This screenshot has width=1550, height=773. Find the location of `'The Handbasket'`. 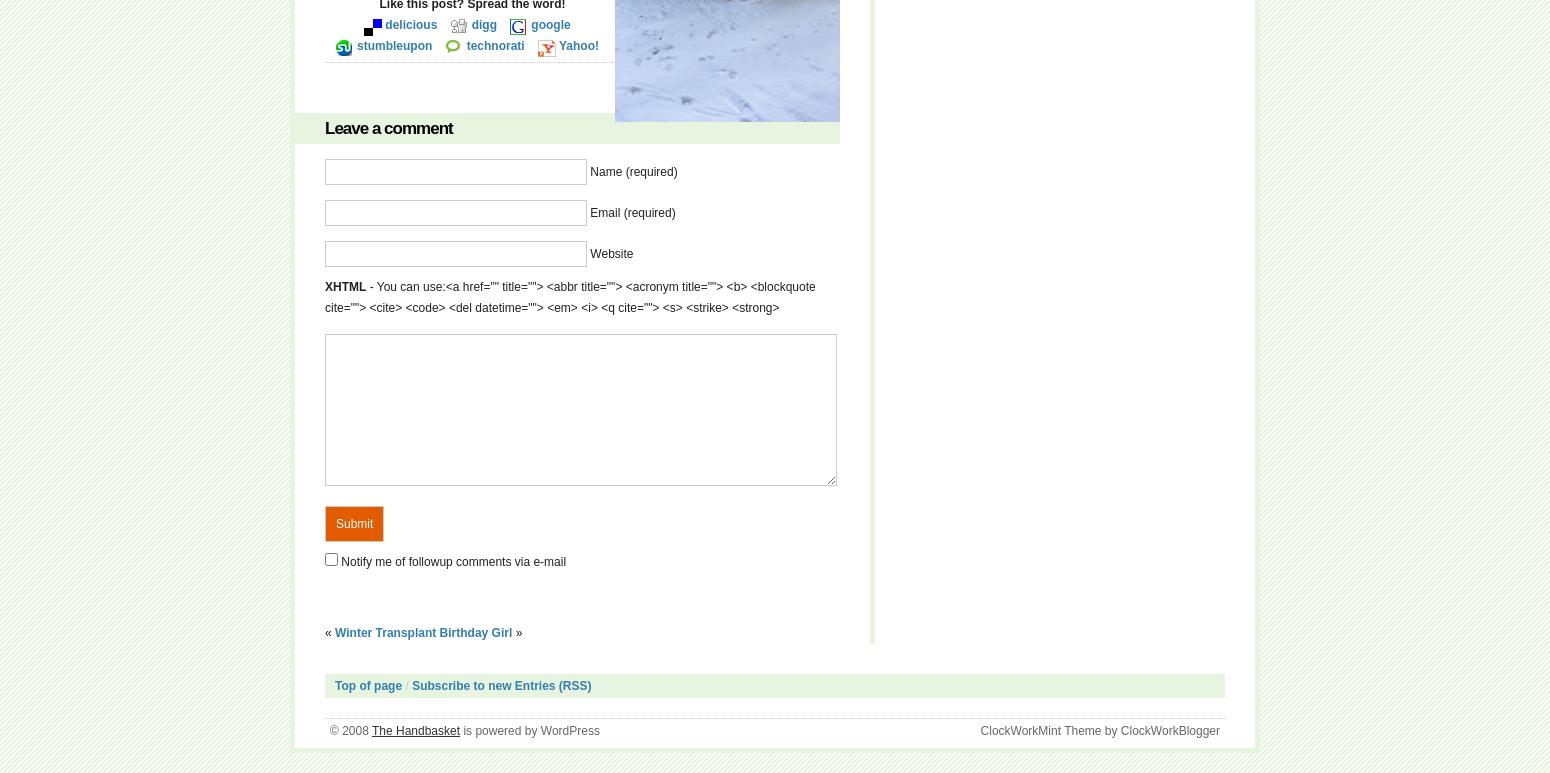

'The Handbasket' is located at coordinates (416, 731).